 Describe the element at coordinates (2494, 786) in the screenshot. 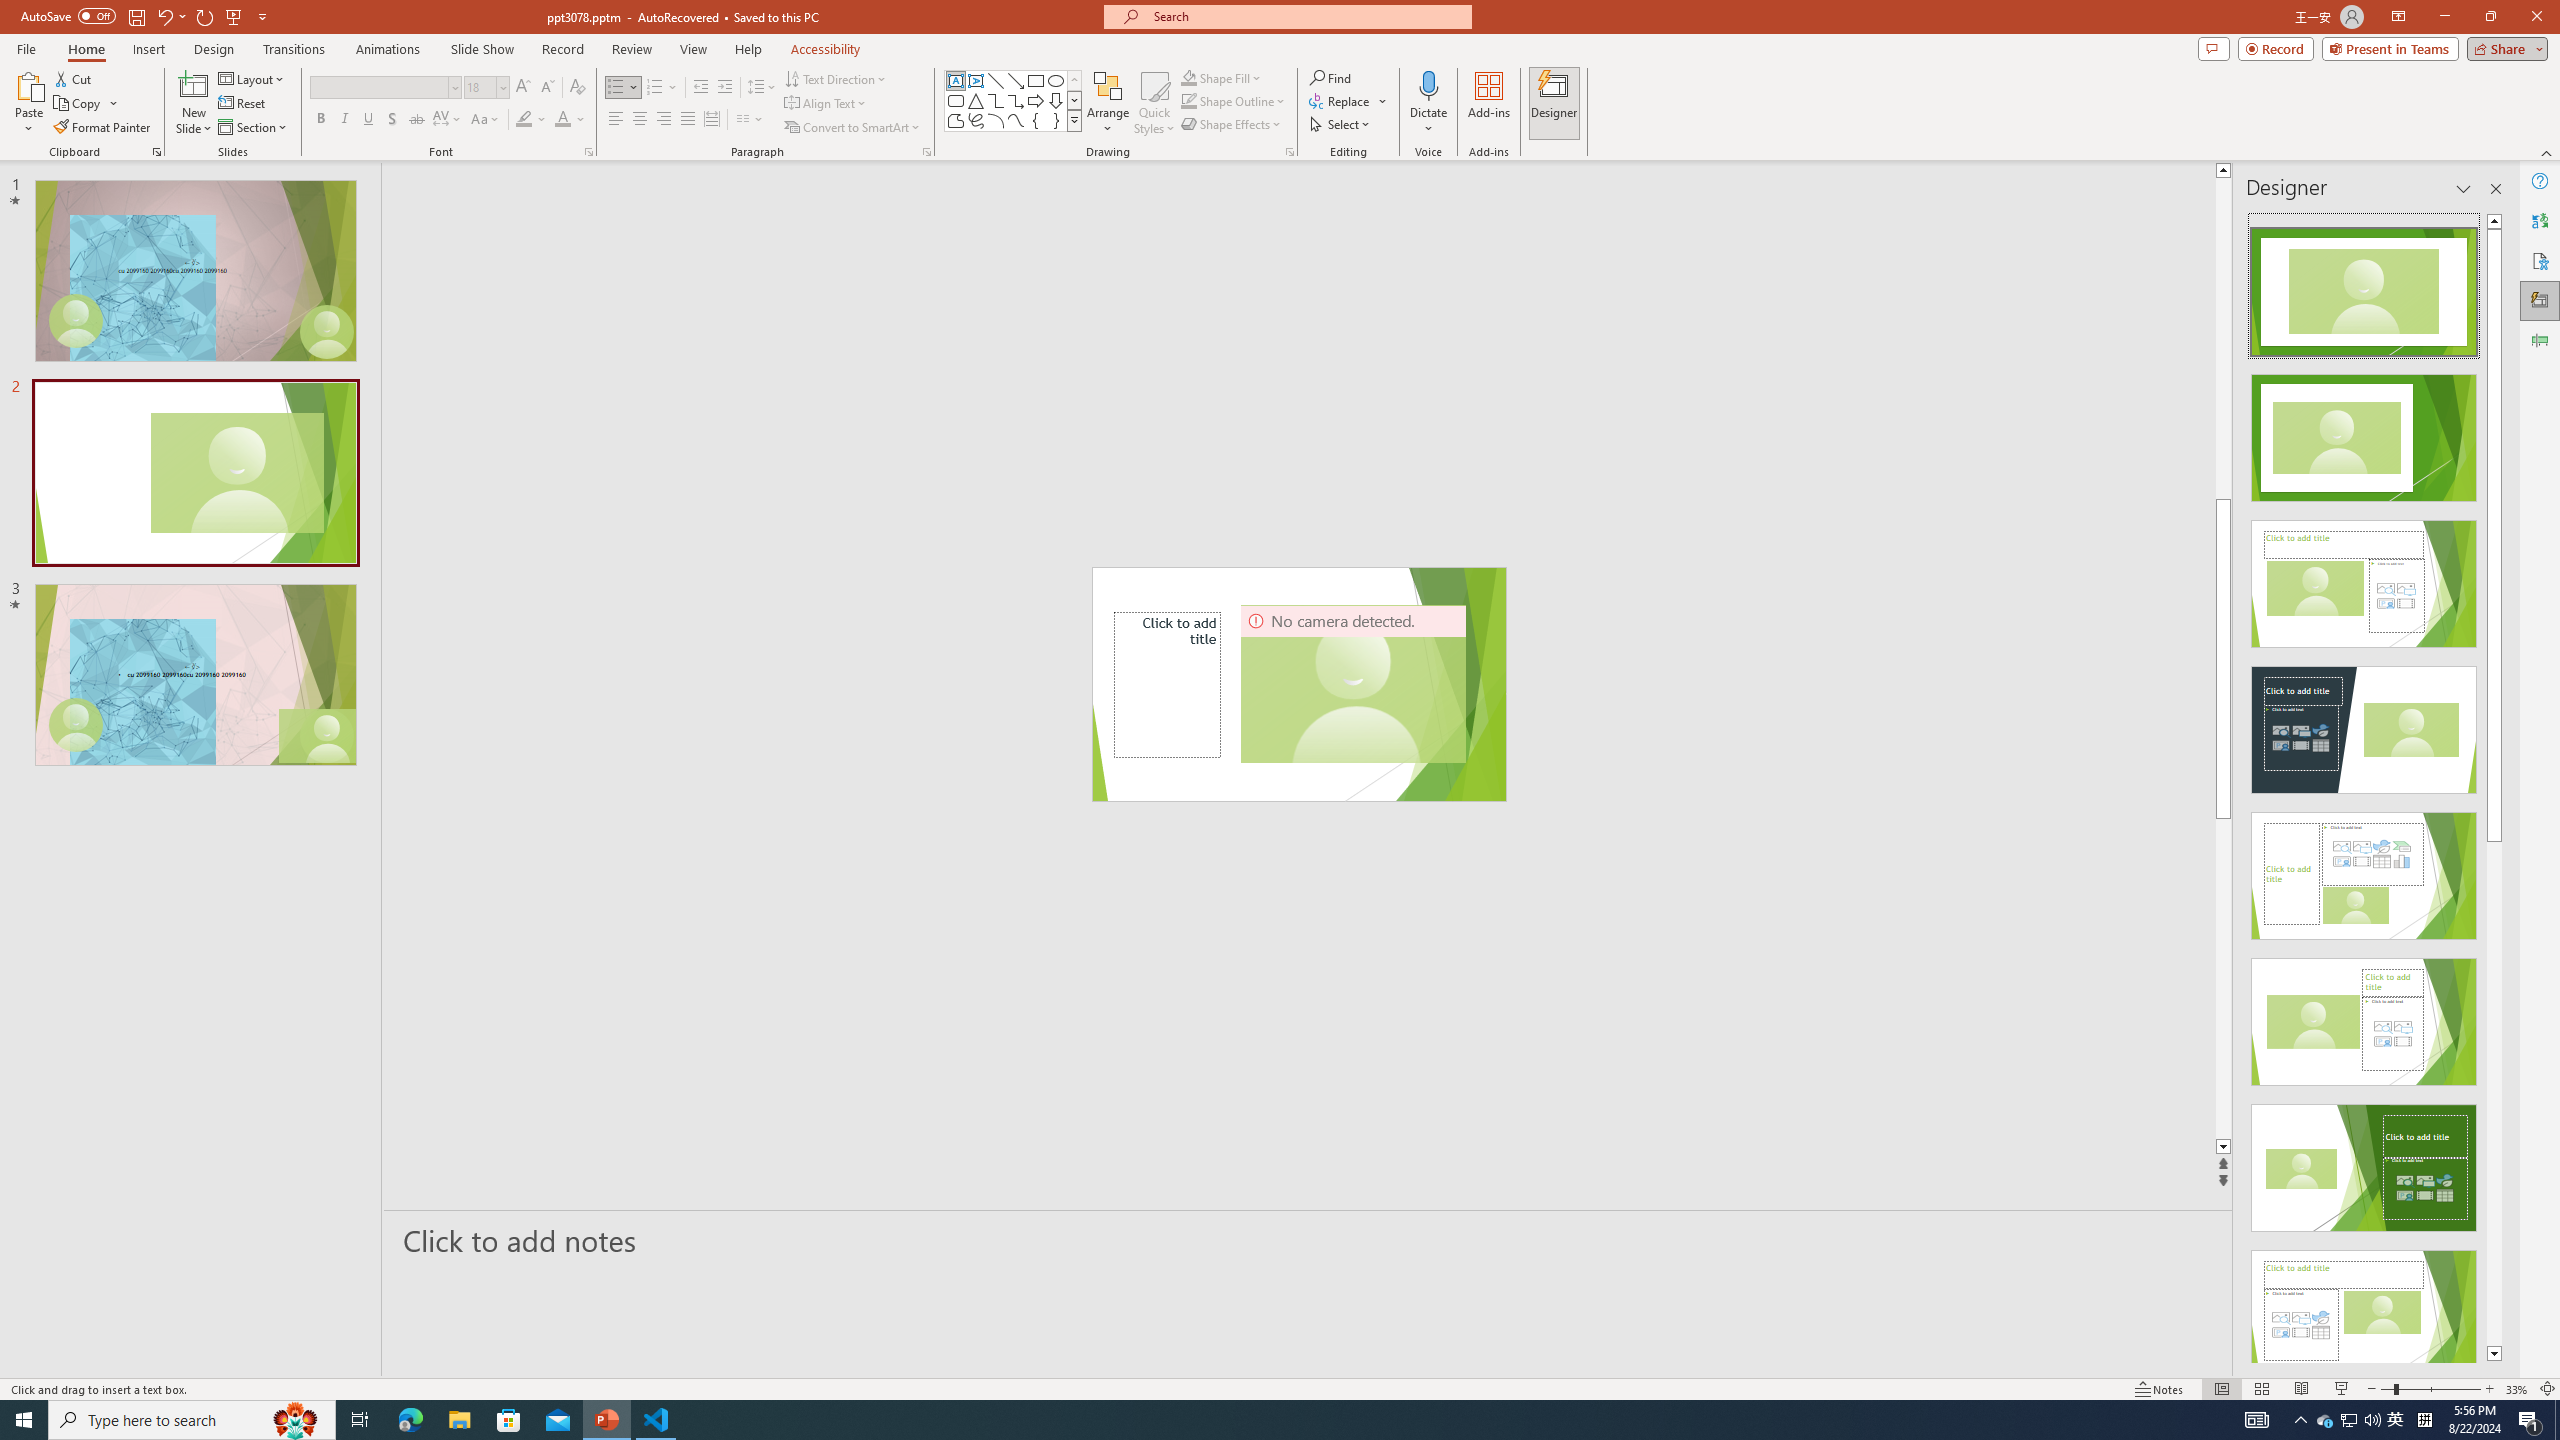

I see `'Class: NetUIScrollBar'` at that location.